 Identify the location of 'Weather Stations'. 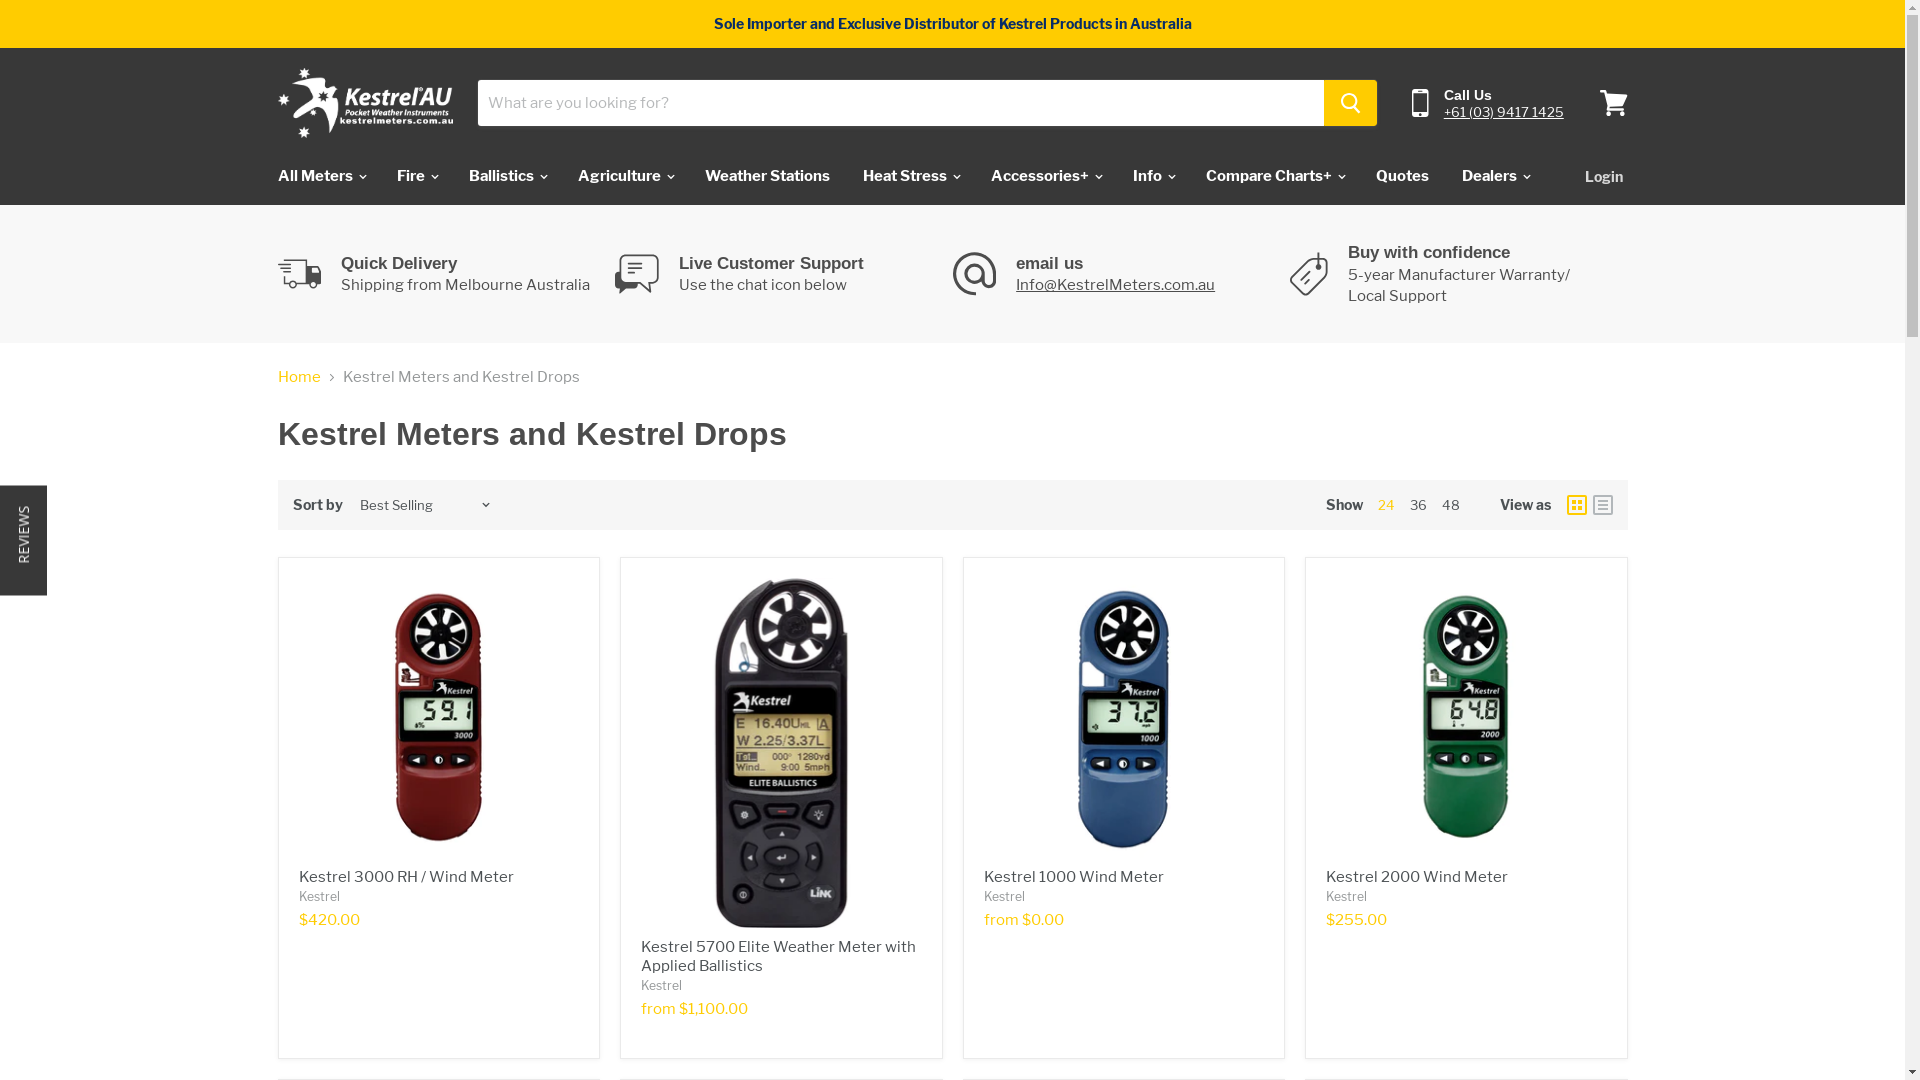
(766, 175).